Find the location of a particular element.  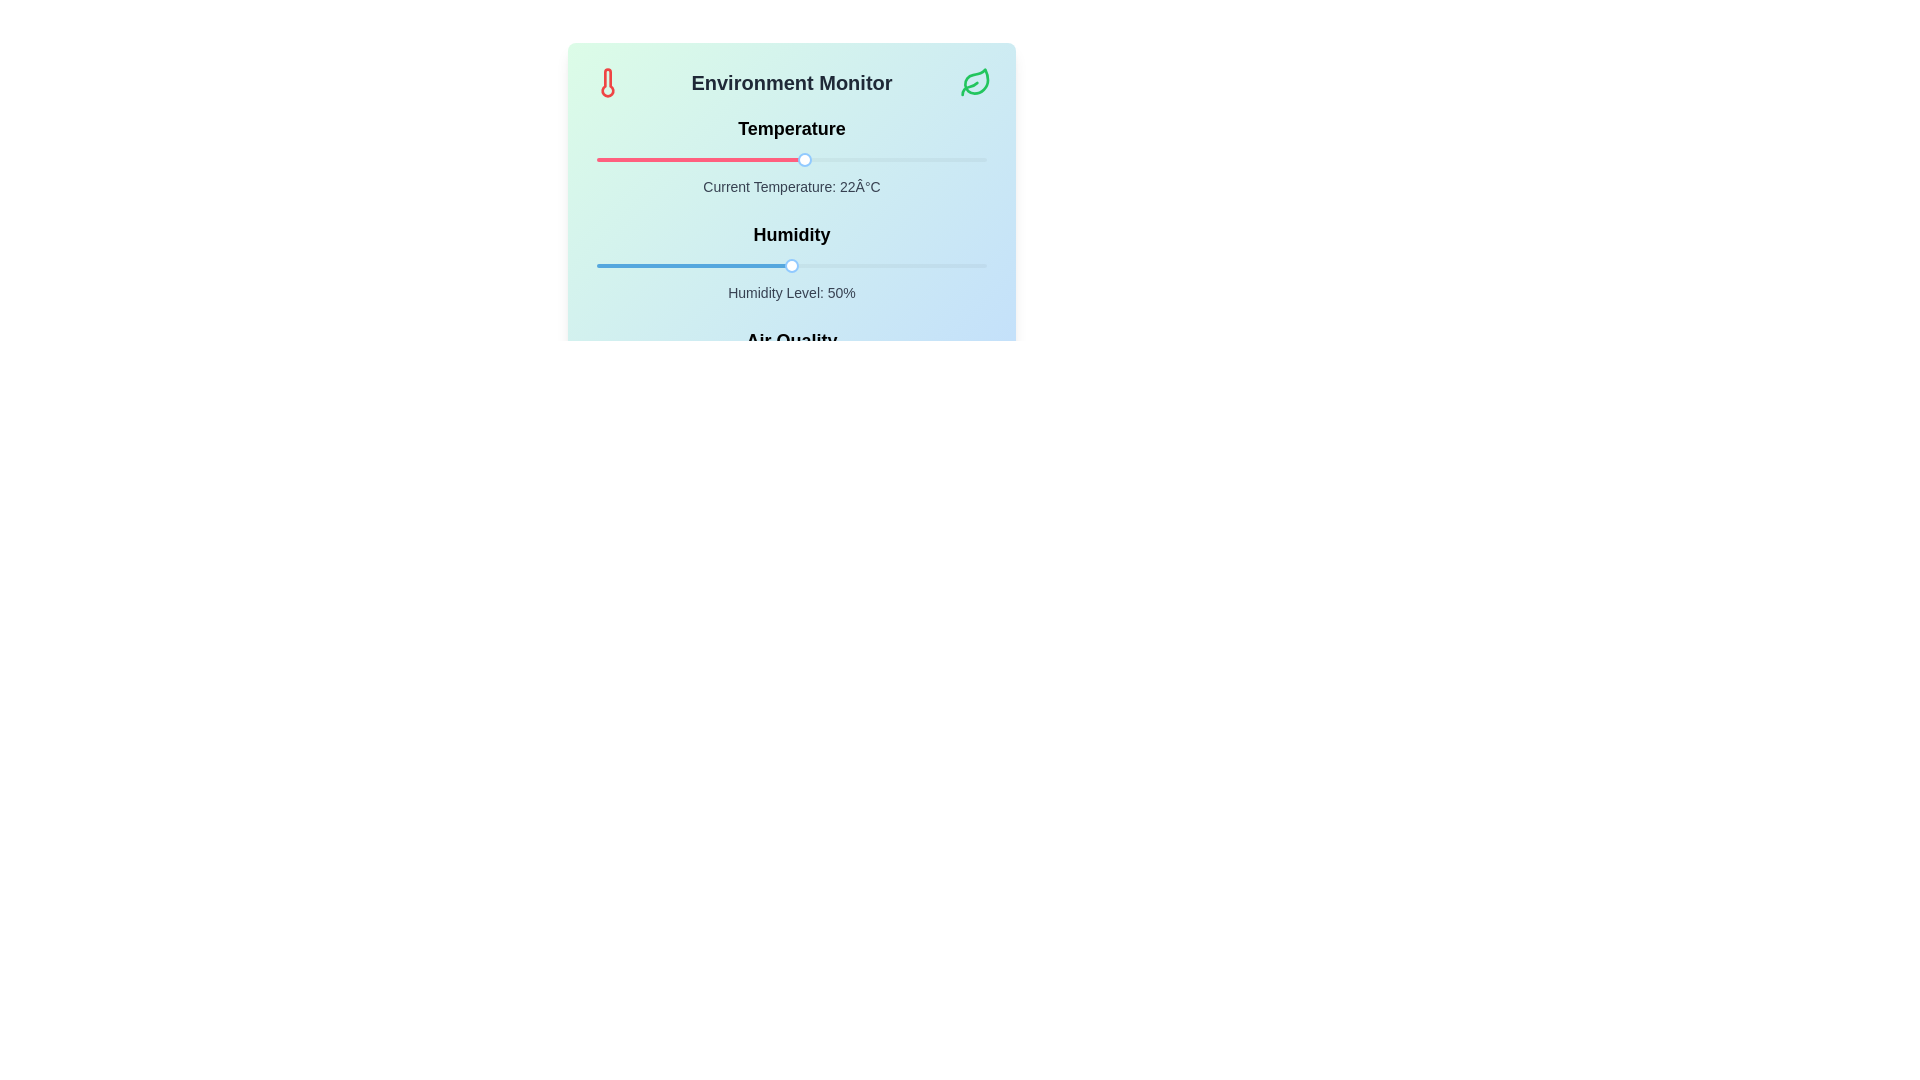

the temperature is located at coordinates (914, 158).